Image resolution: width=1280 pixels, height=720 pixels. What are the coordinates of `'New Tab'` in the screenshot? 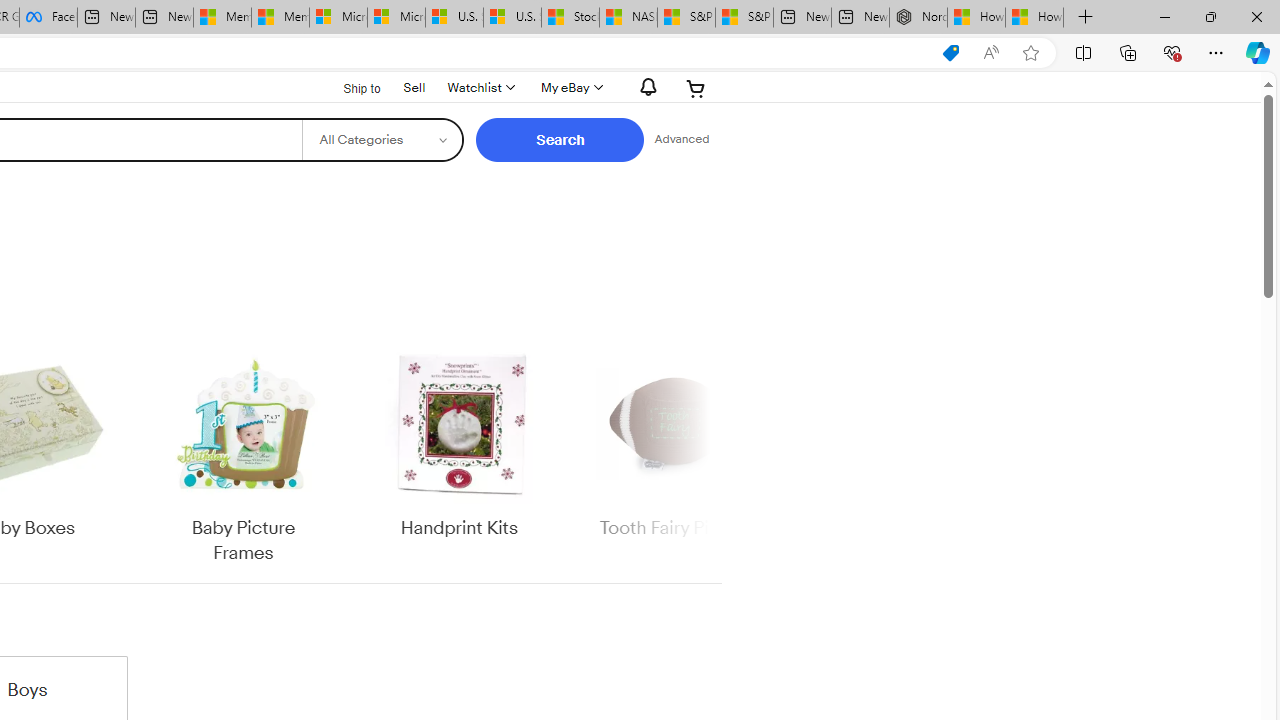 It's located at (1085, 17).